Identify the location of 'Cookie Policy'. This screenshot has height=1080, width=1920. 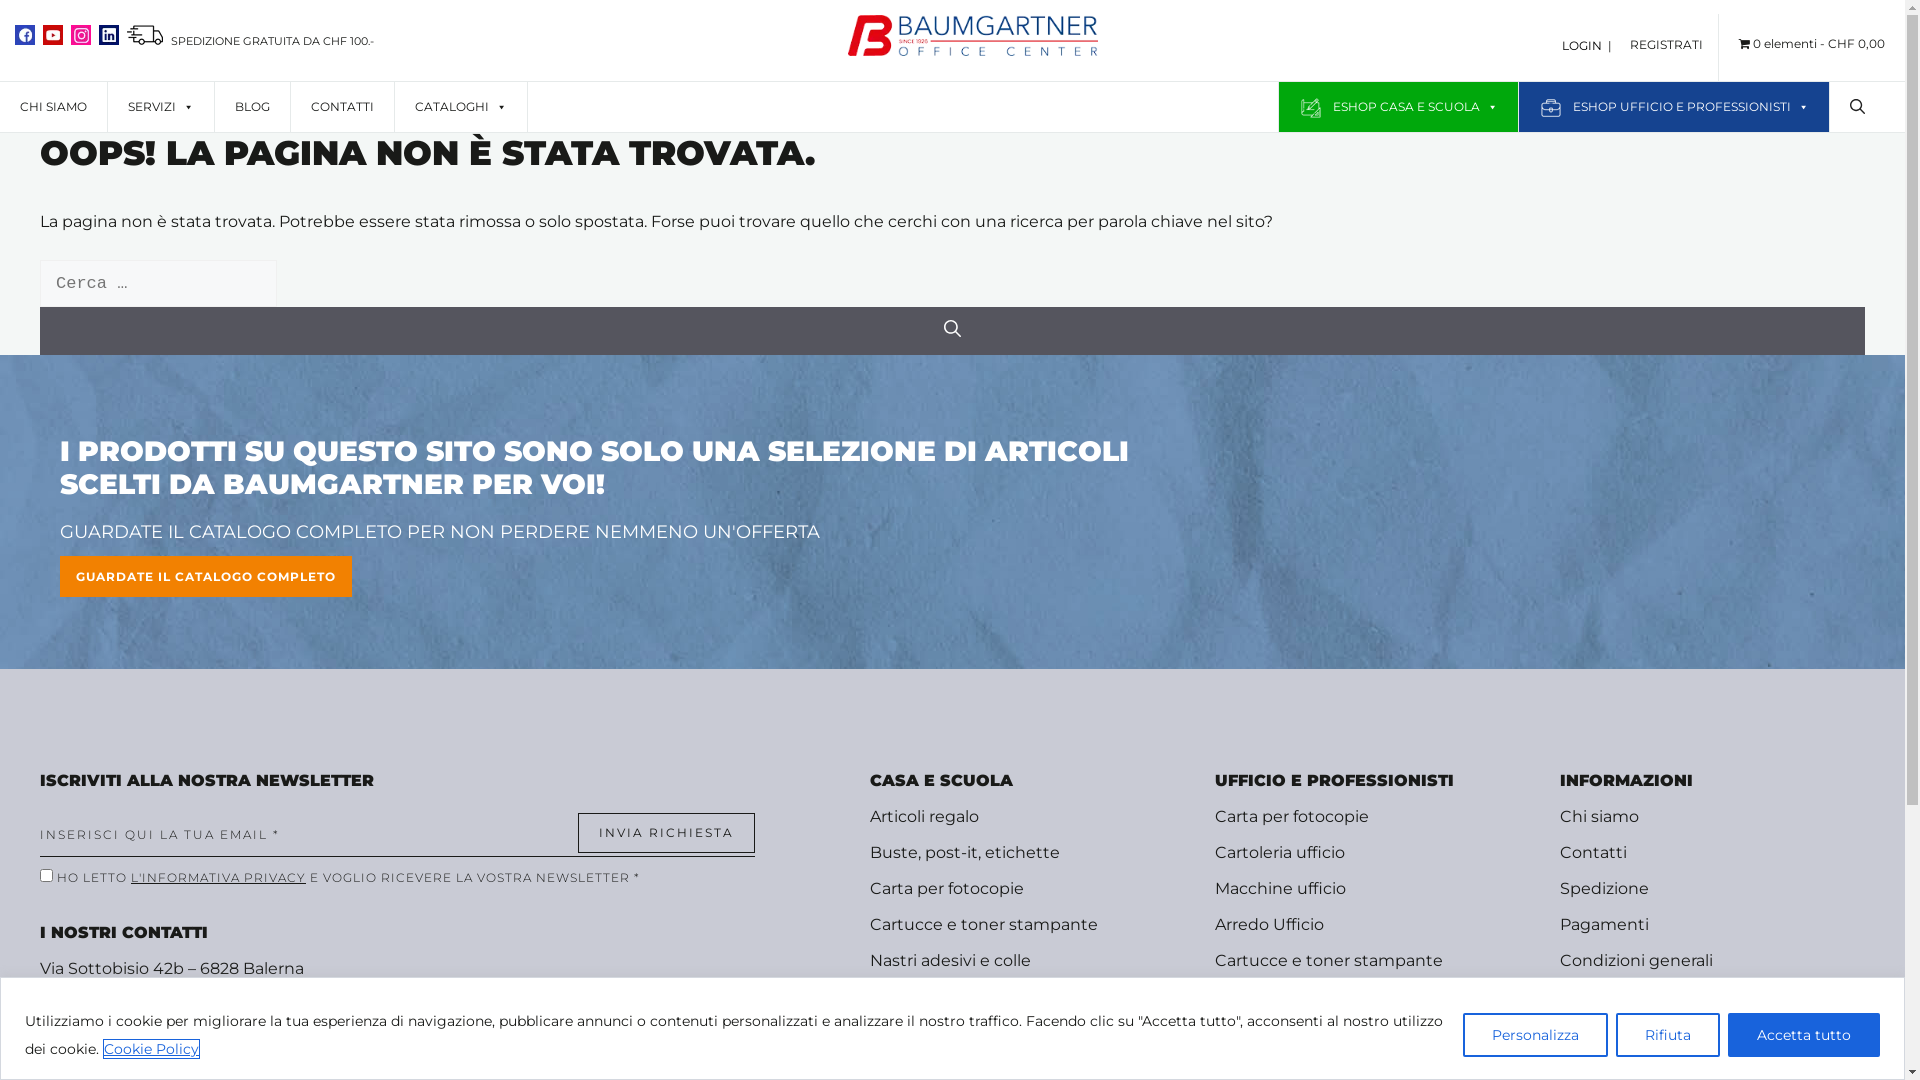
(150, 1047).